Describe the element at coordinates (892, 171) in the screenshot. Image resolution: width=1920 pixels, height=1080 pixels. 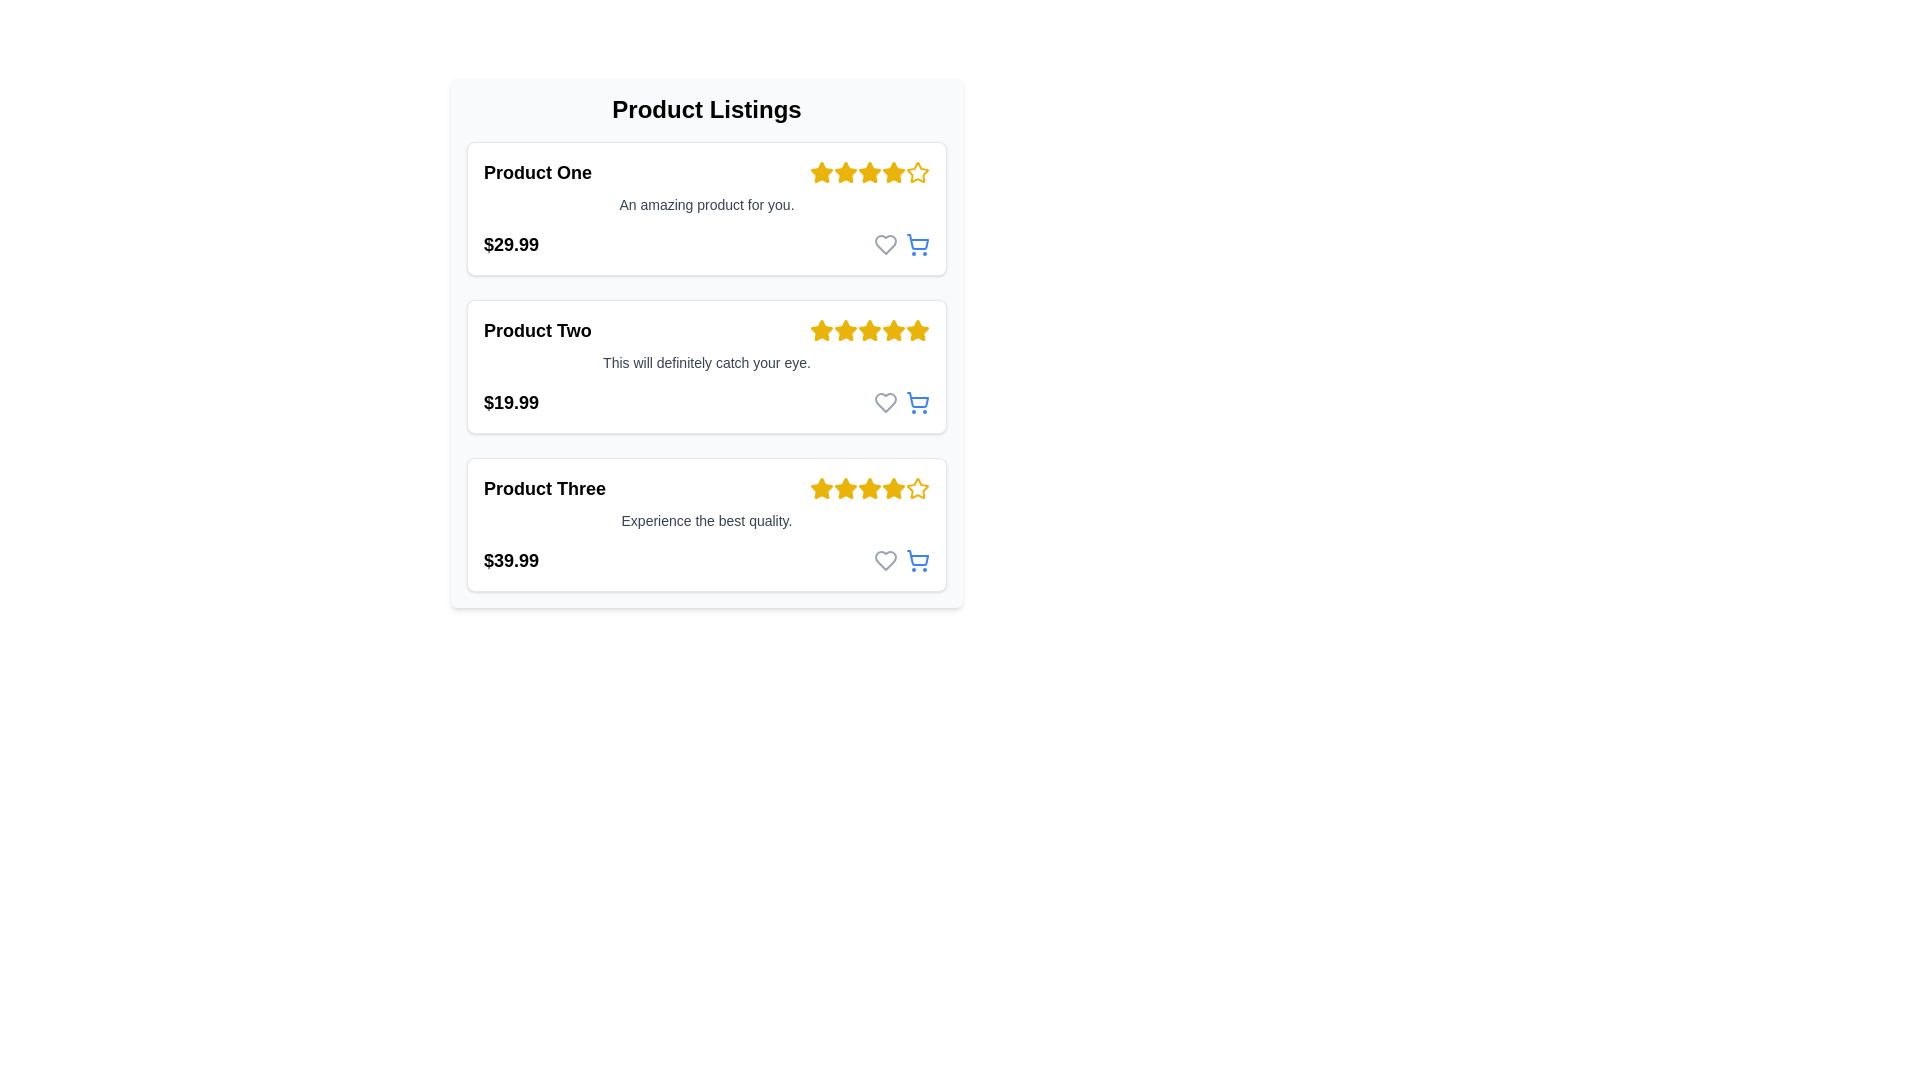
I see `the fourth visible star in the rating row of 'Product One'` at that location.